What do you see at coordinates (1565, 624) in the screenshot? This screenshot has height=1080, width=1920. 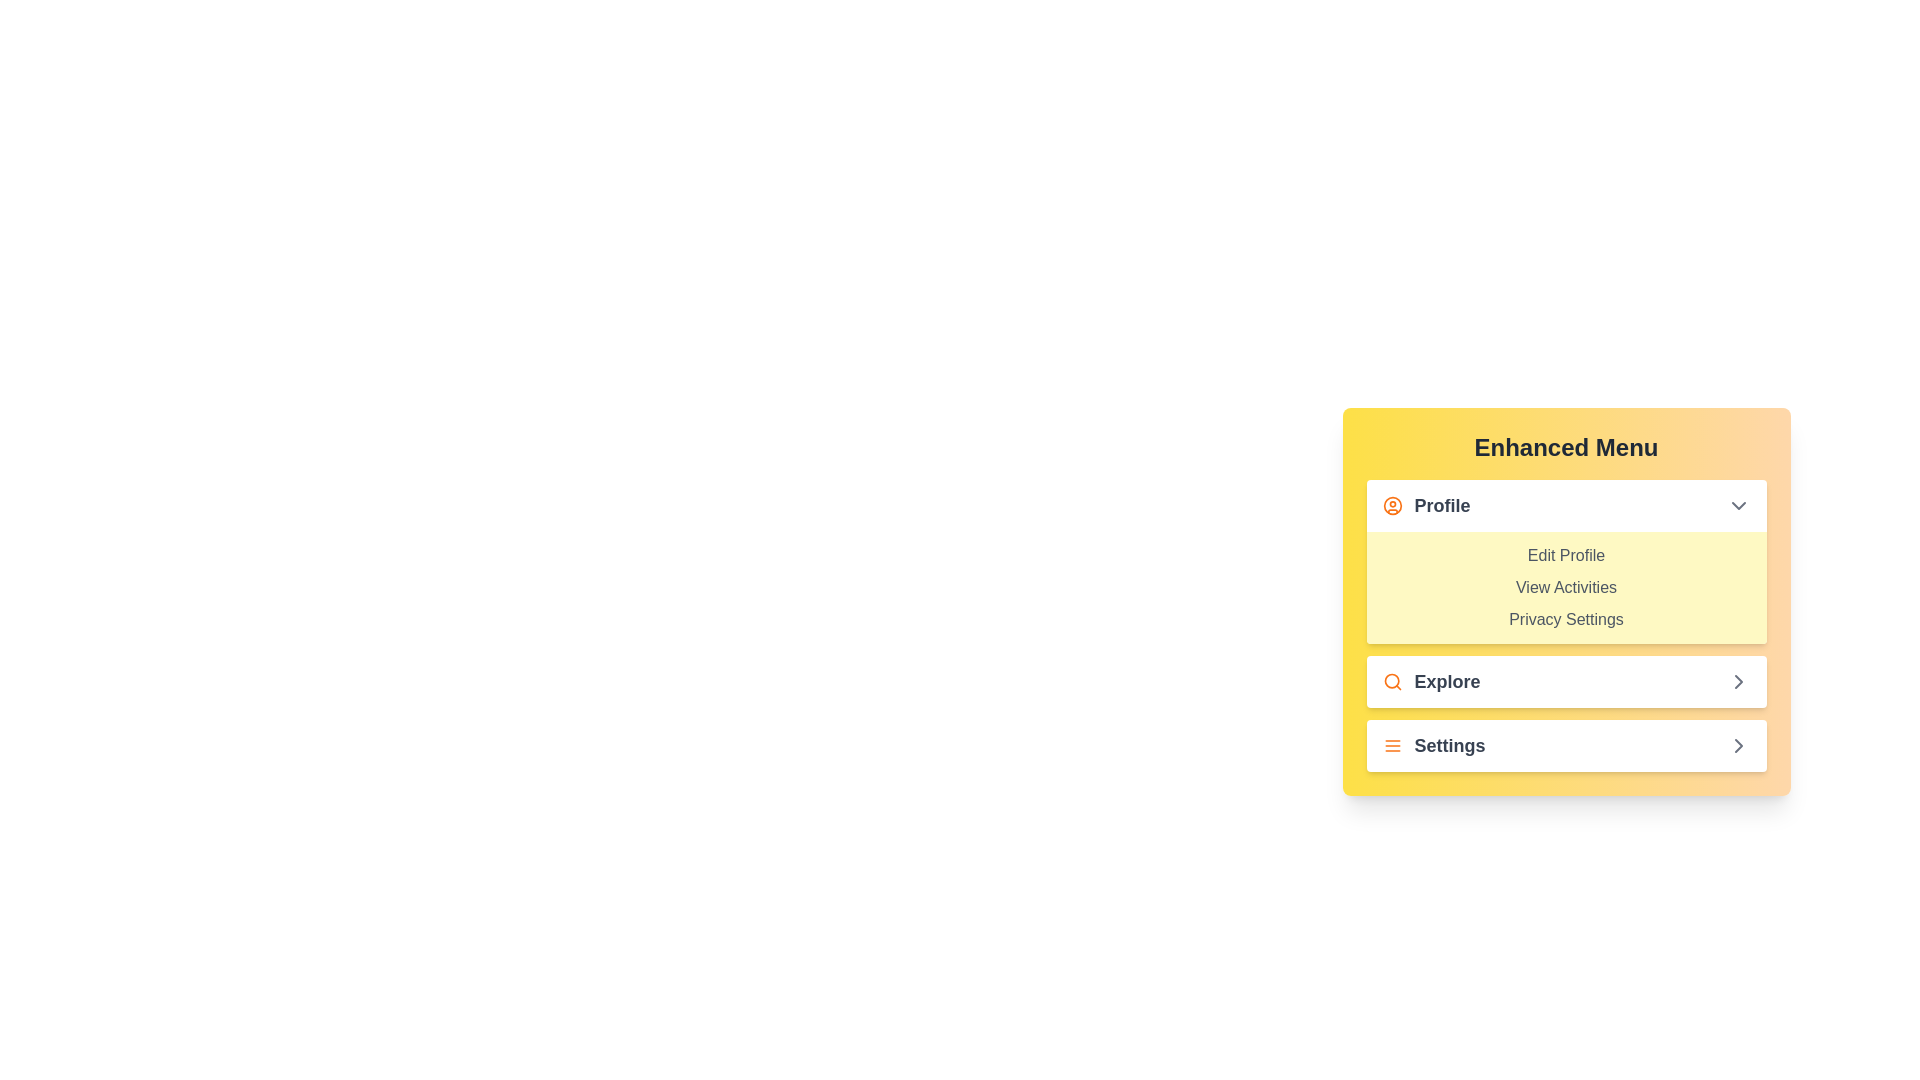 I see `the text link that is the third item in the dropdown under the 'Profile' header in the 'Enhanced Menu'` at bounding box center [1565, 624].